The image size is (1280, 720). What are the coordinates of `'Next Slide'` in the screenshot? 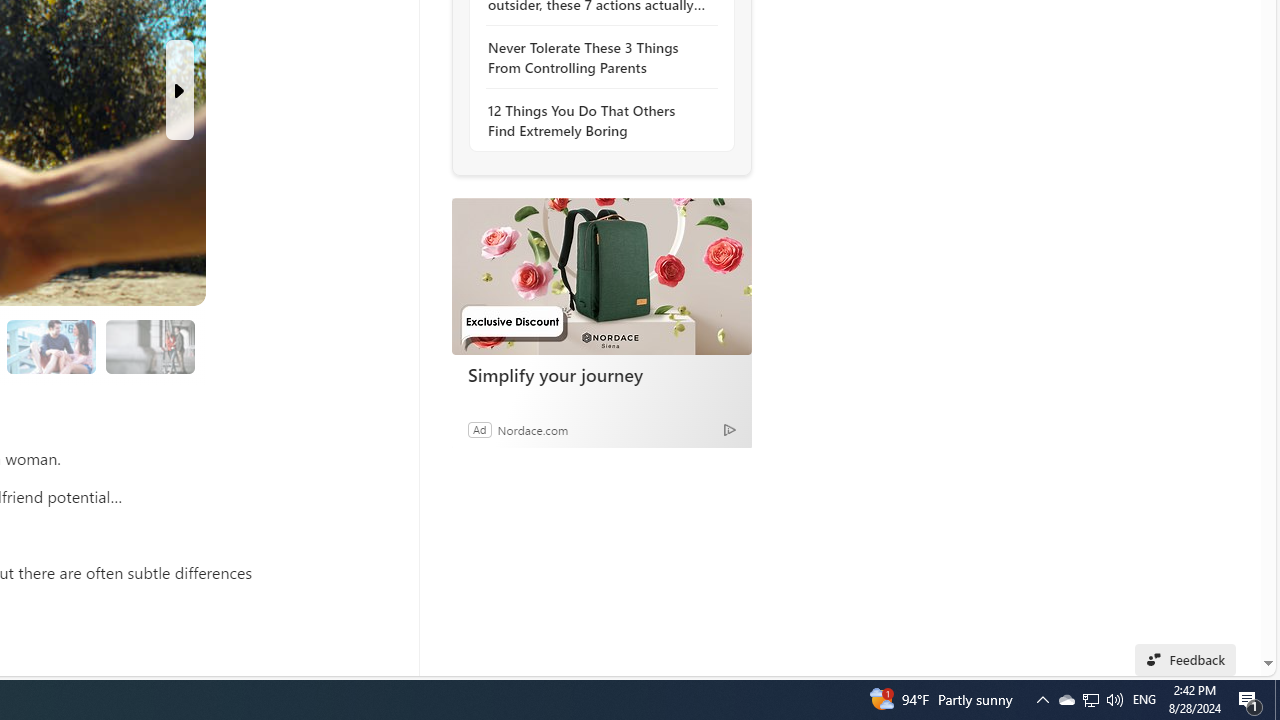 It's located at (179, 90).